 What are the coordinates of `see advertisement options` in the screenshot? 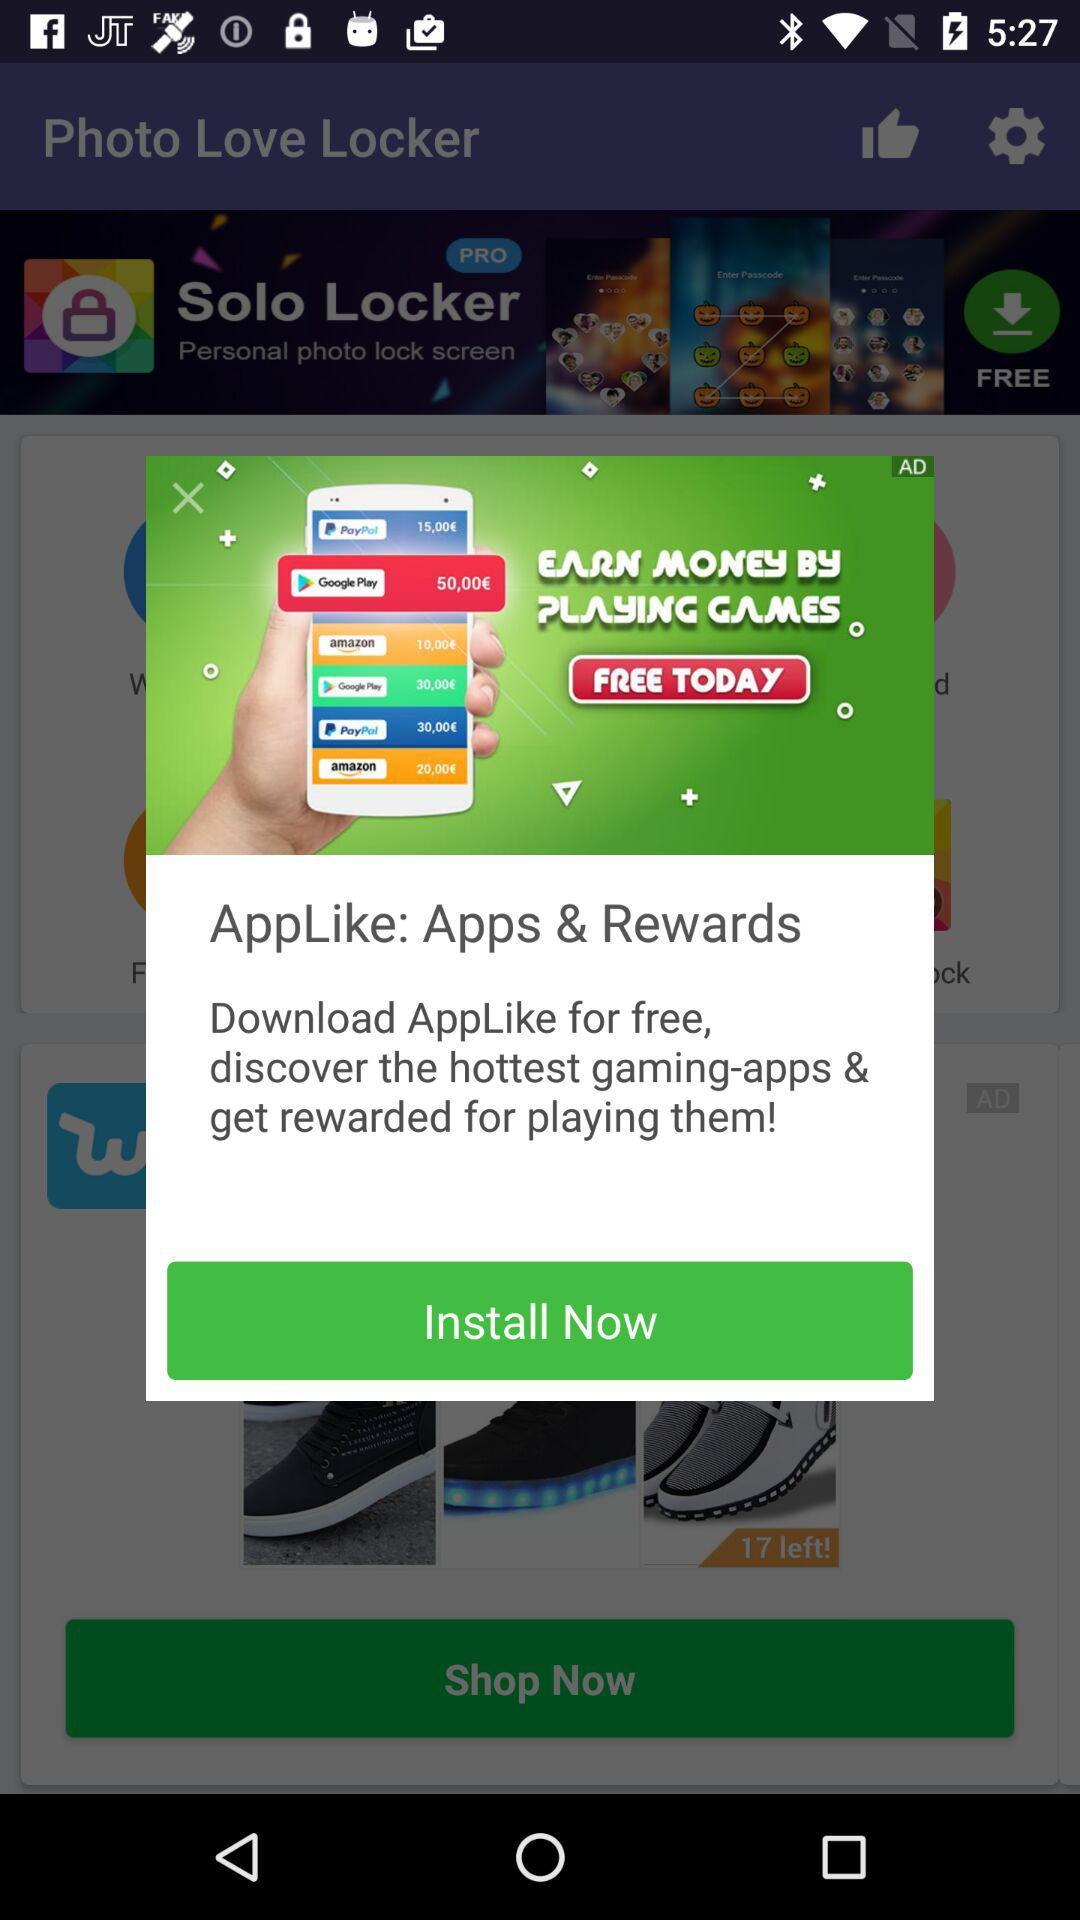 It's located at (912, 465).